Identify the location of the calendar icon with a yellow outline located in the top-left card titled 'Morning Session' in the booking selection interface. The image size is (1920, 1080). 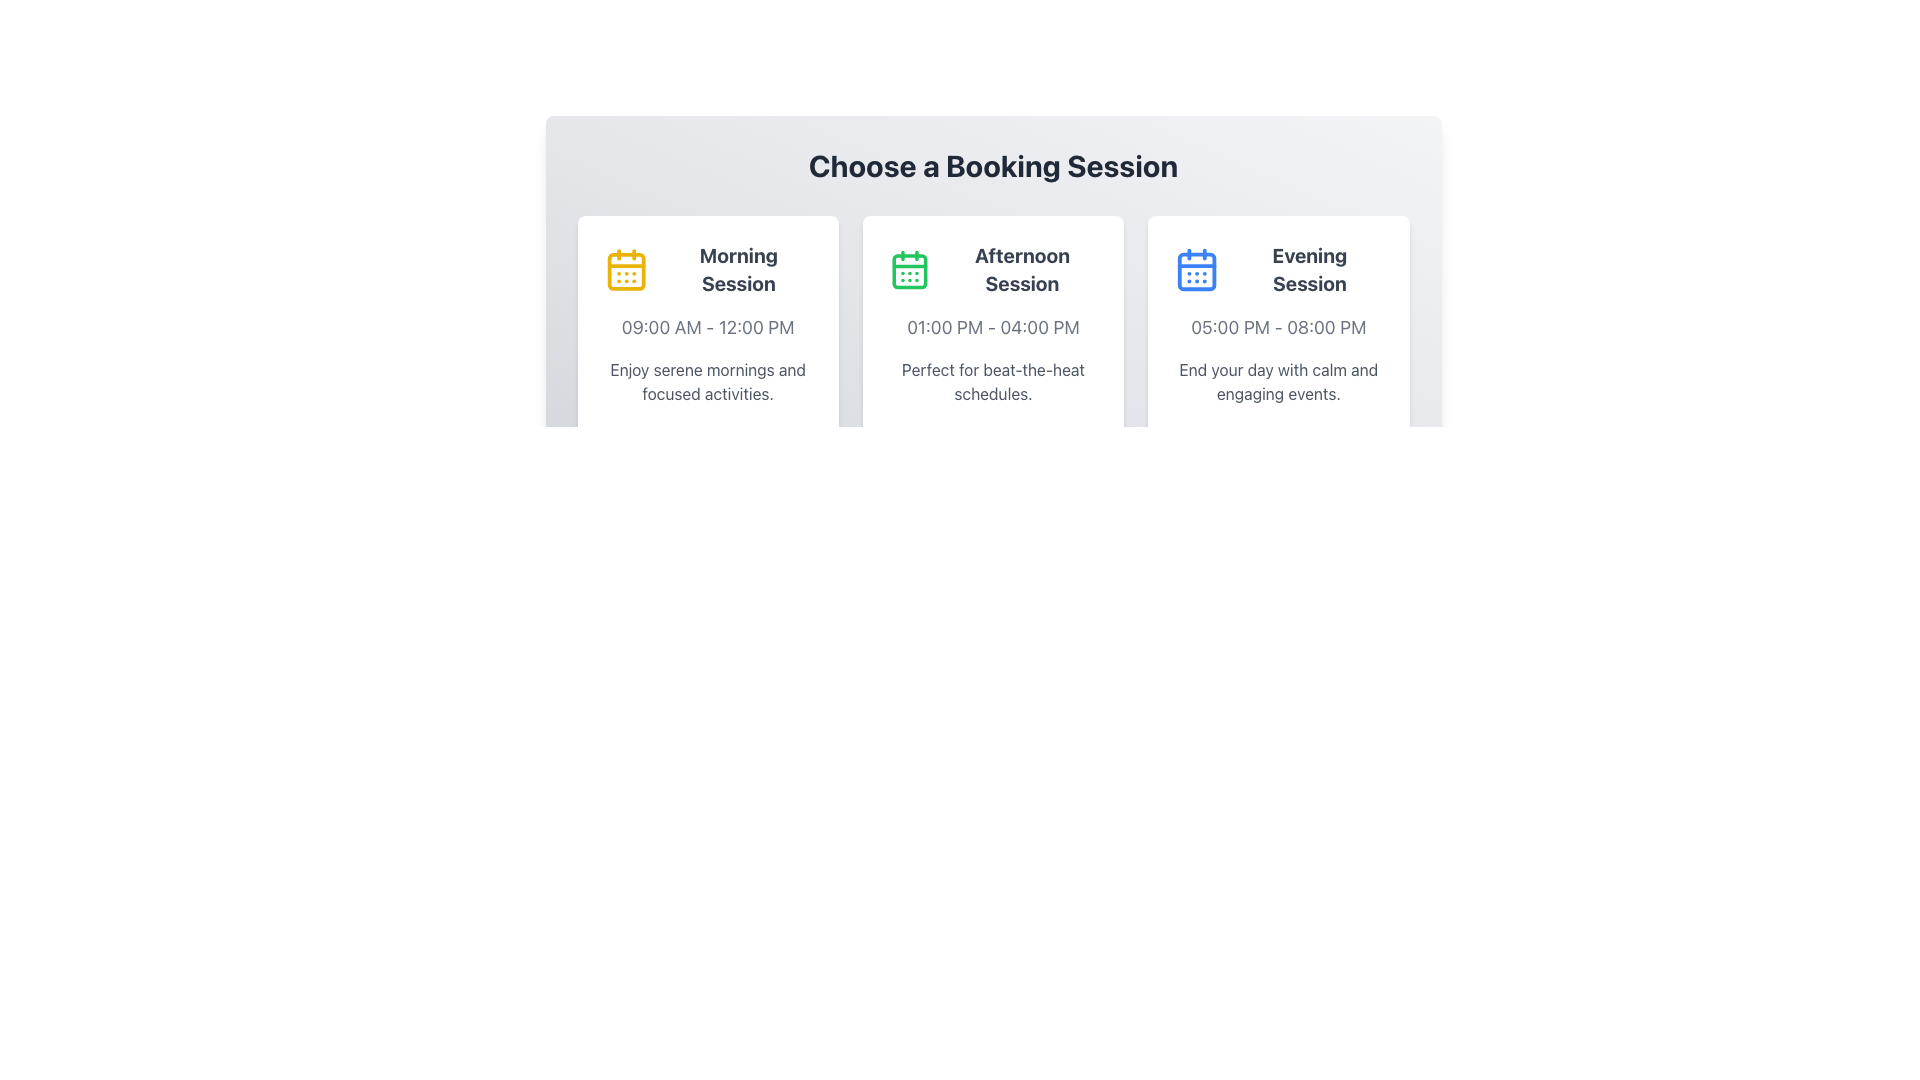
(625, 271).